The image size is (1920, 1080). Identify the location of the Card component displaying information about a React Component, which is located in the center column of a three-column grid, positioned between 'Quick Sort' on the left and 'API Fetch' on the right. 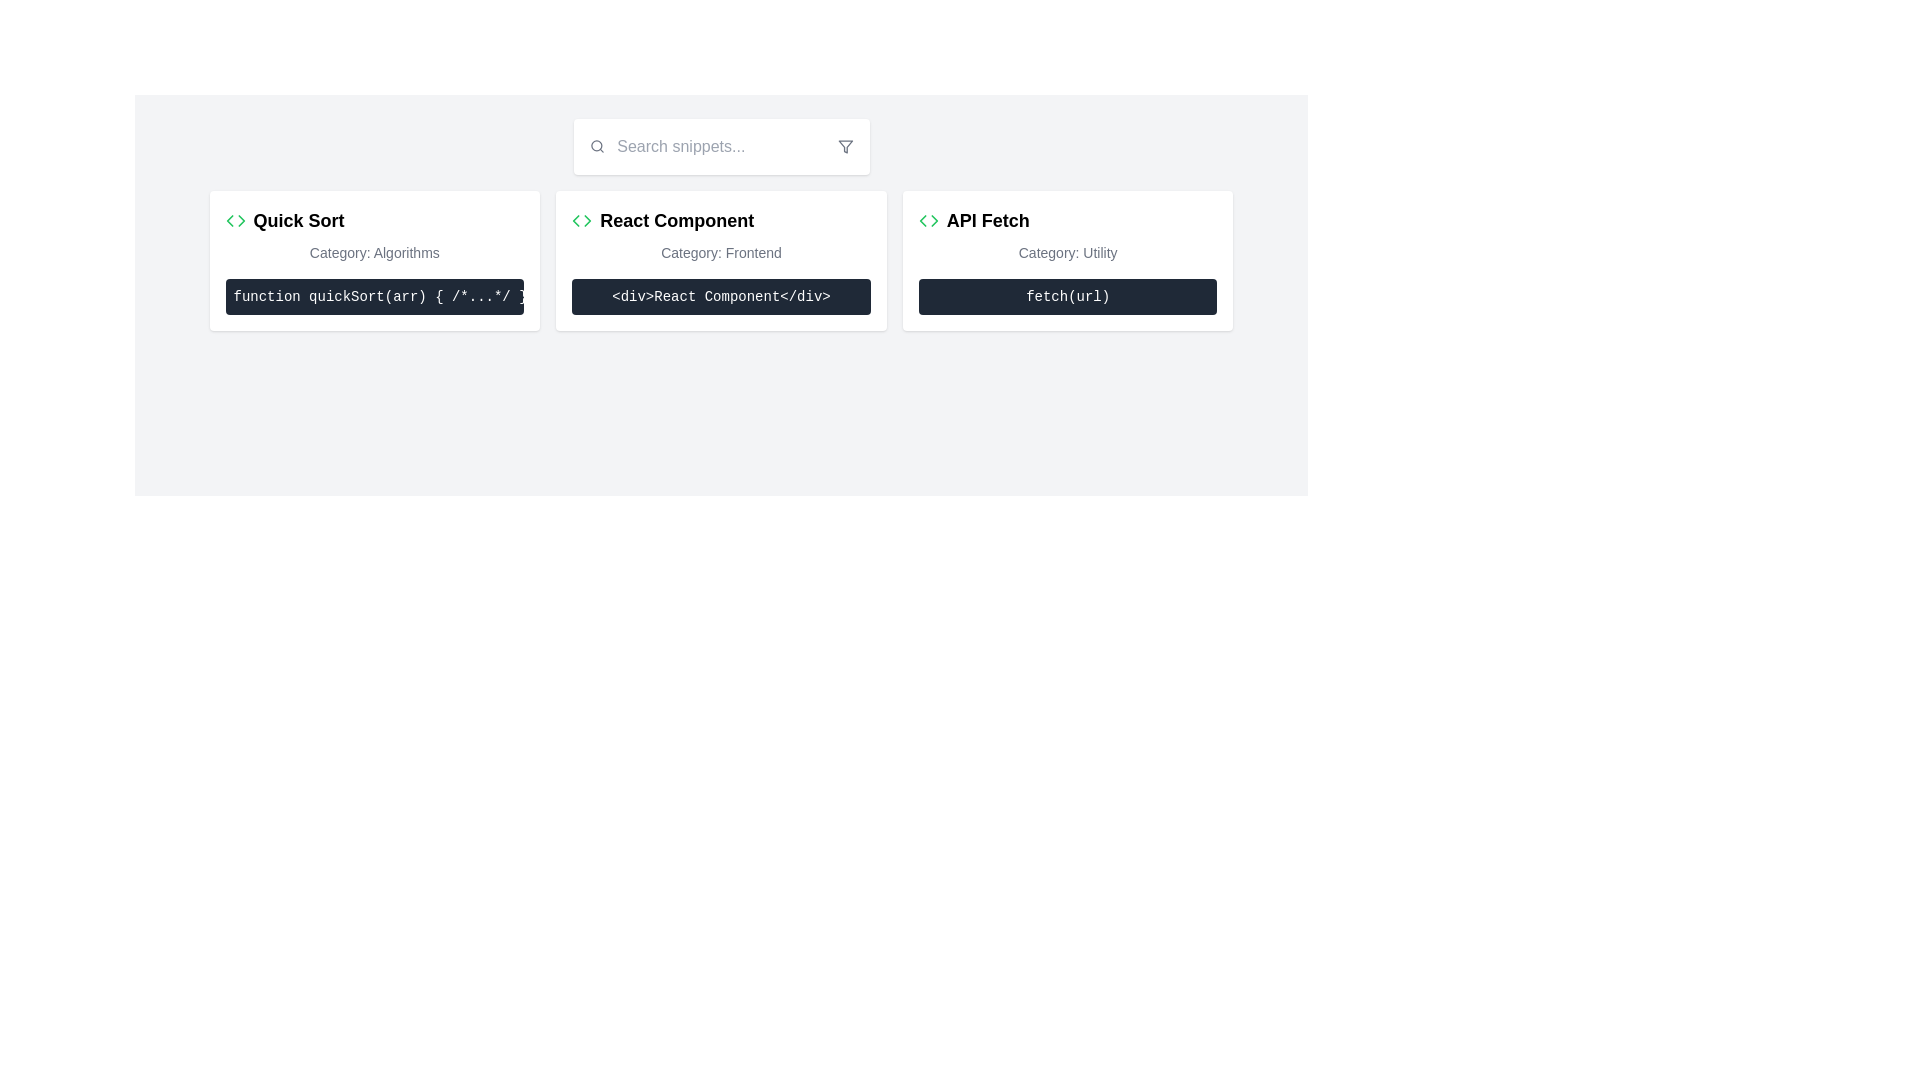
(720, 260).